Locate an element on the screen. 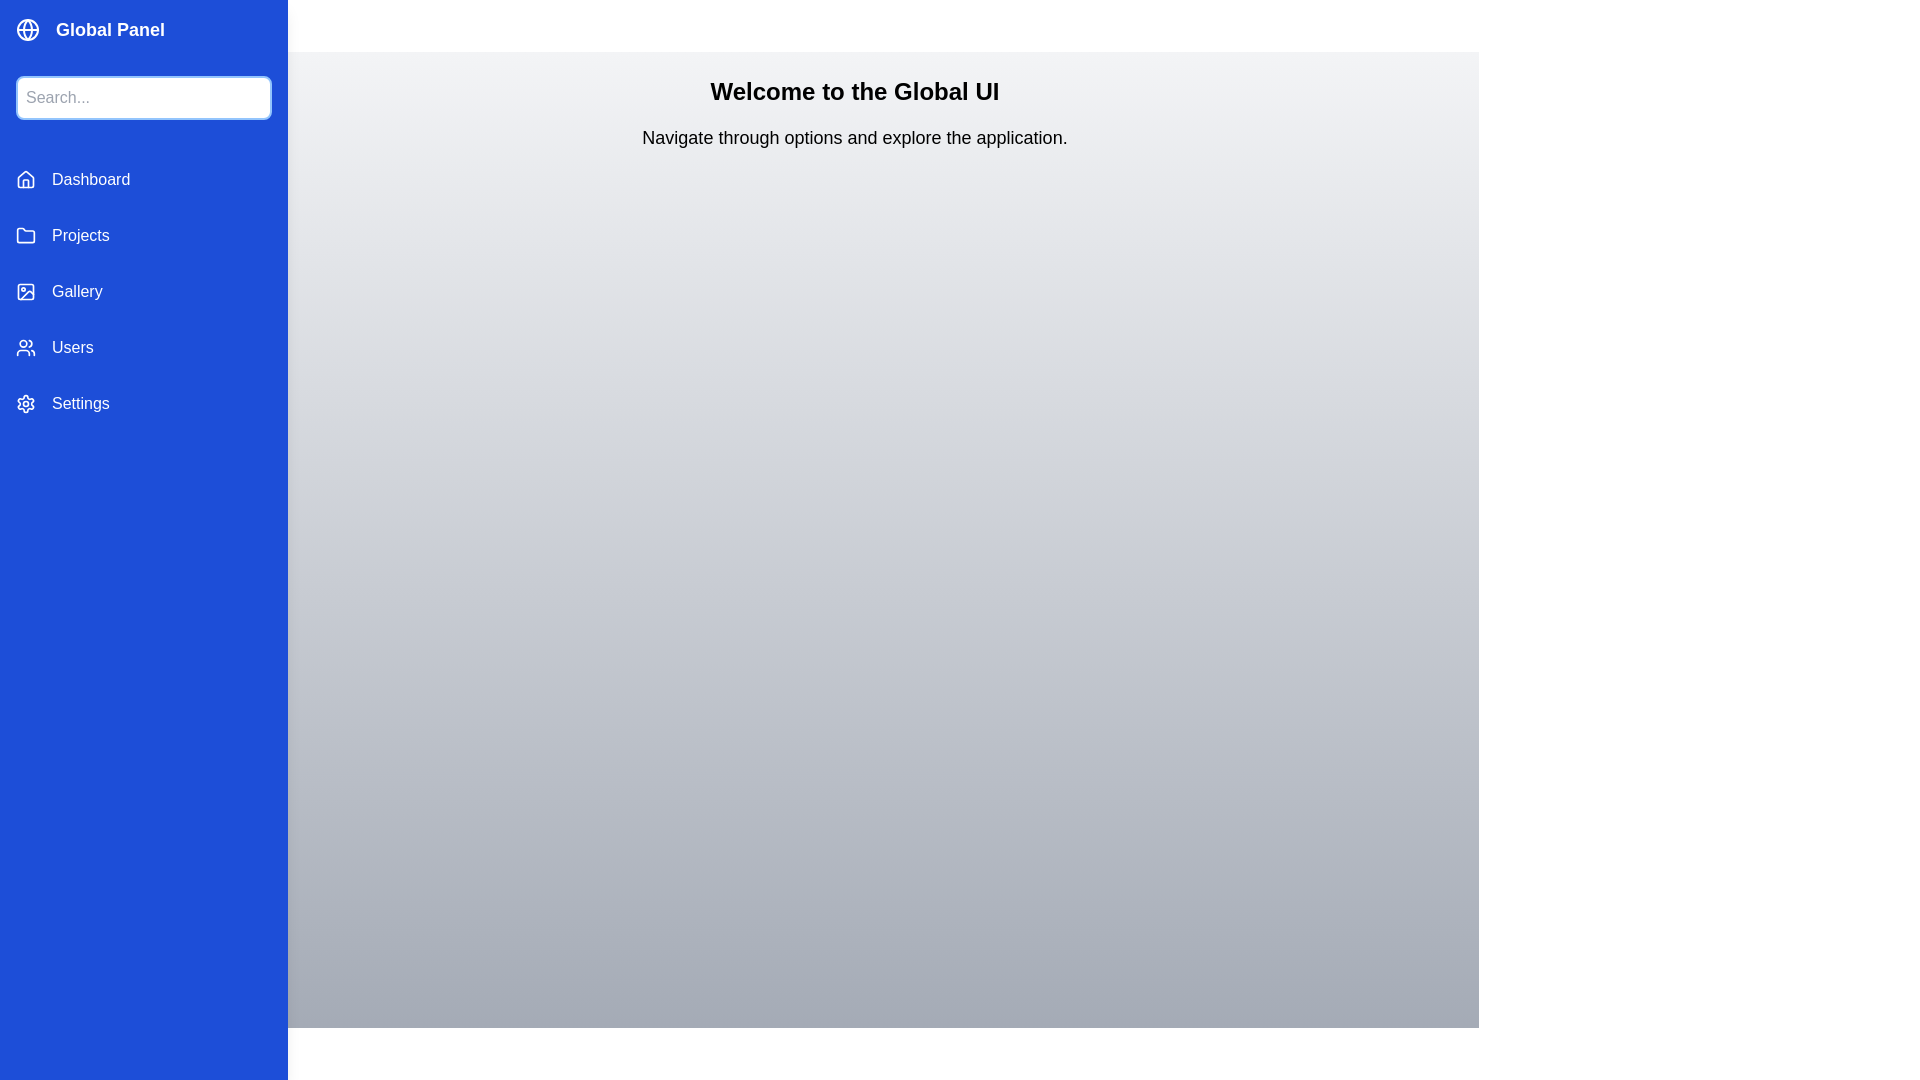  toggle button to change the drawer's visibility is located at coordinates (242, 63).